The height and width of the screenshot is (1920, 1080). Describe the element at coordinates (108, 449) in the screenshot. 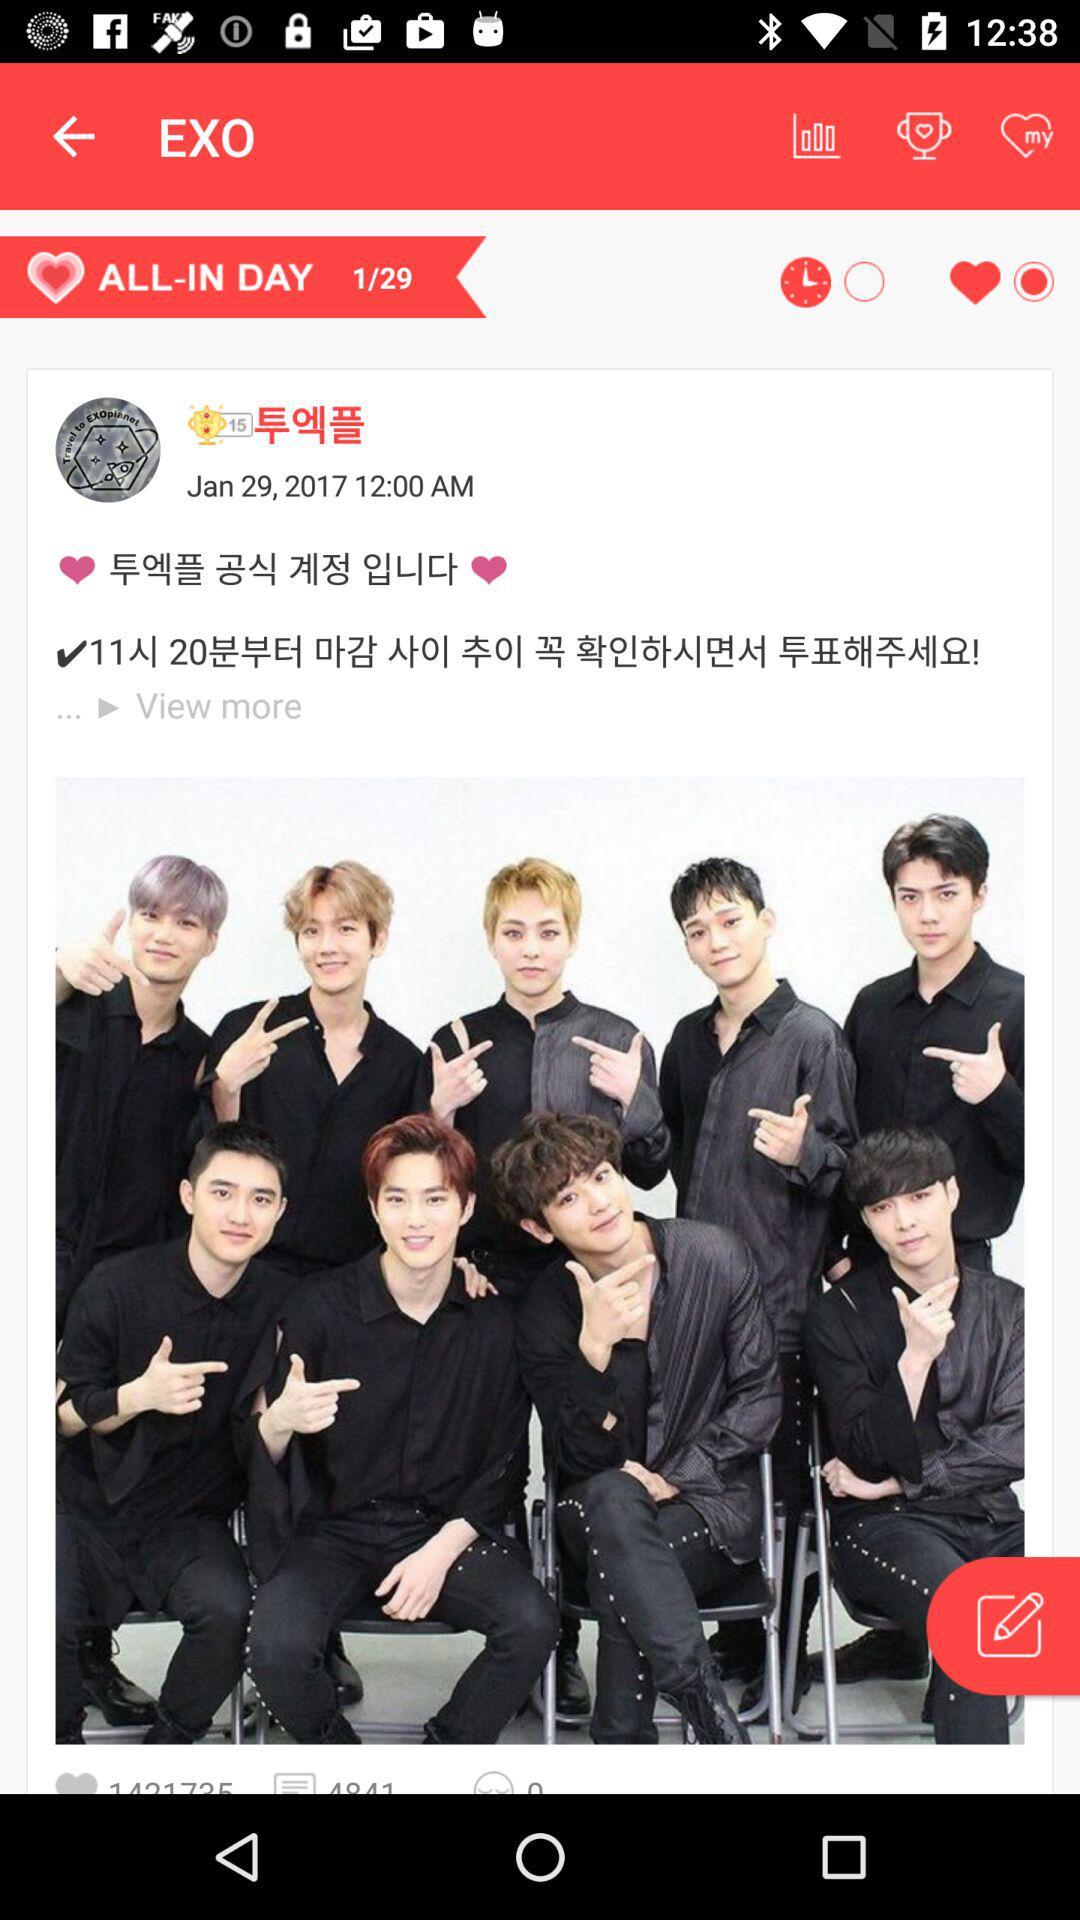

I see `go back` at that location.